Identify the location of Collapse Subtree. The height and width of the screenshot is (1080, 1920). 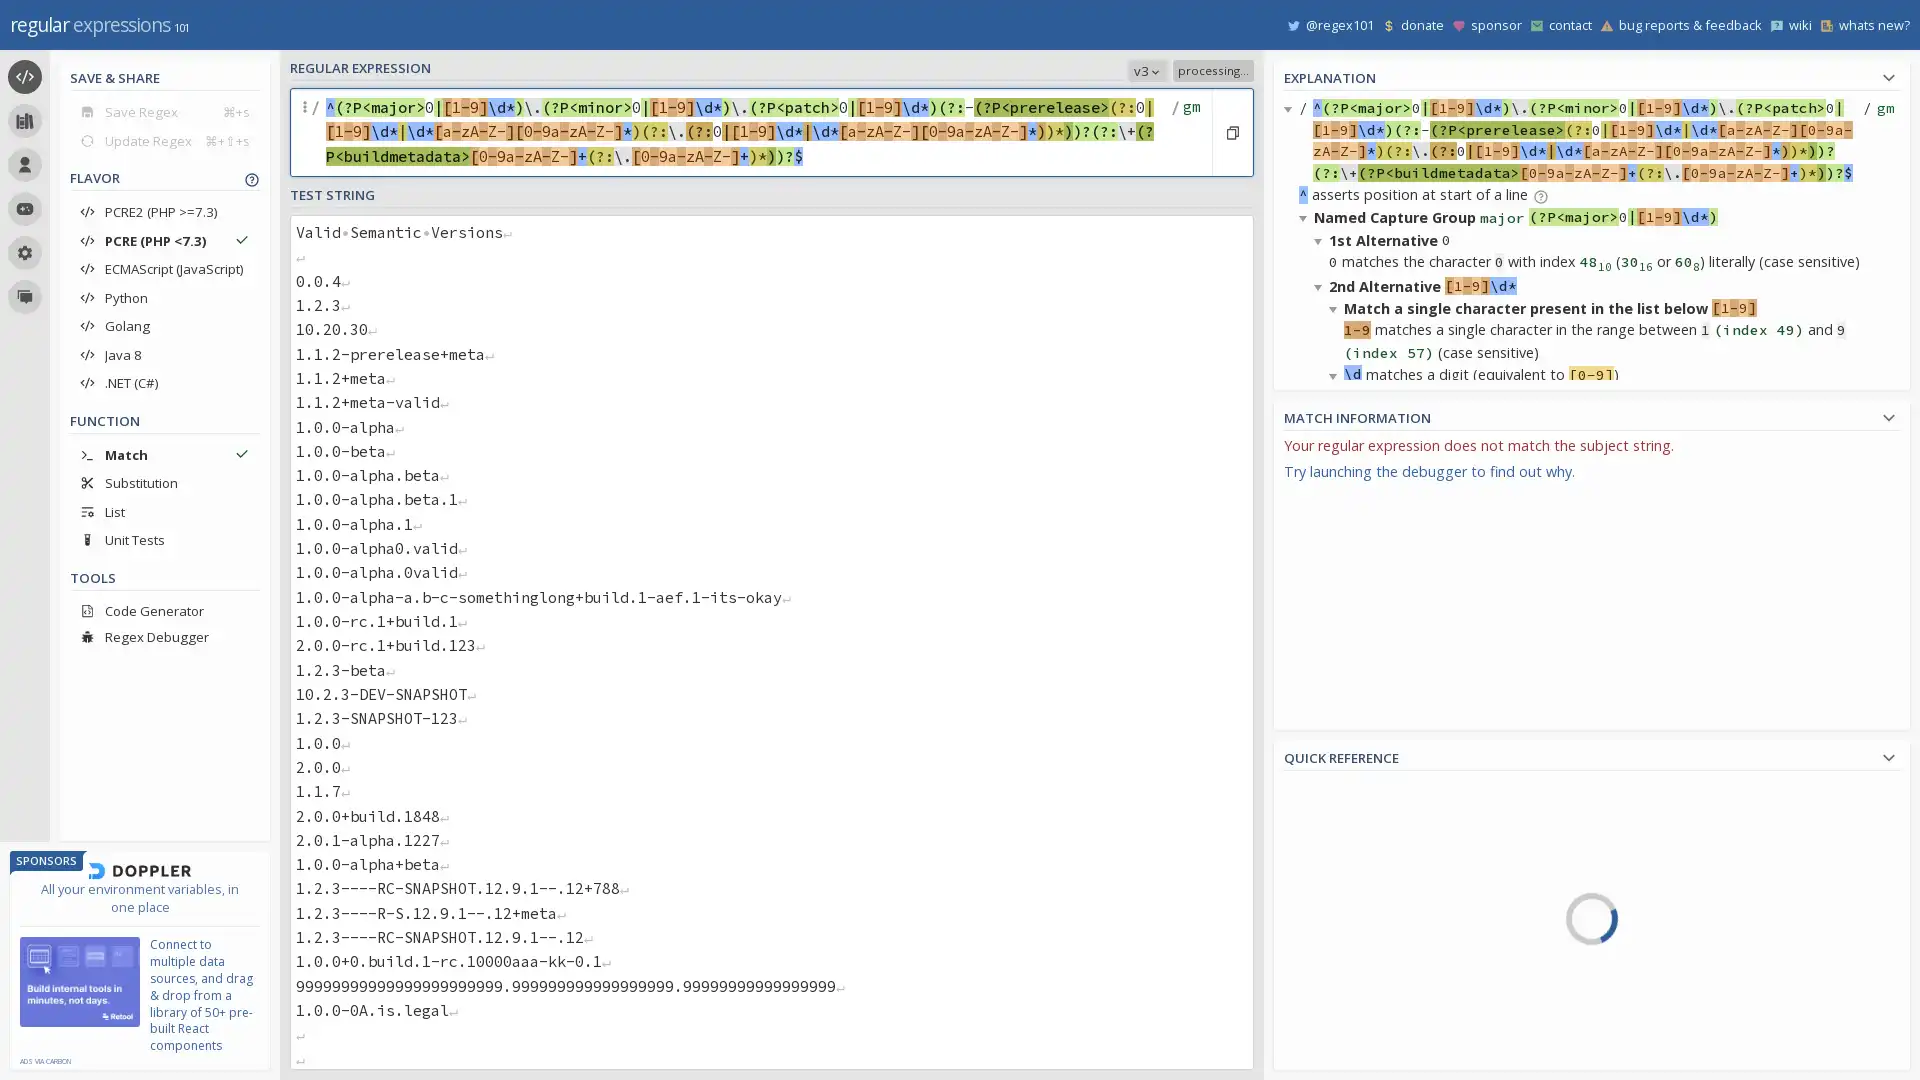
(1336, 873).